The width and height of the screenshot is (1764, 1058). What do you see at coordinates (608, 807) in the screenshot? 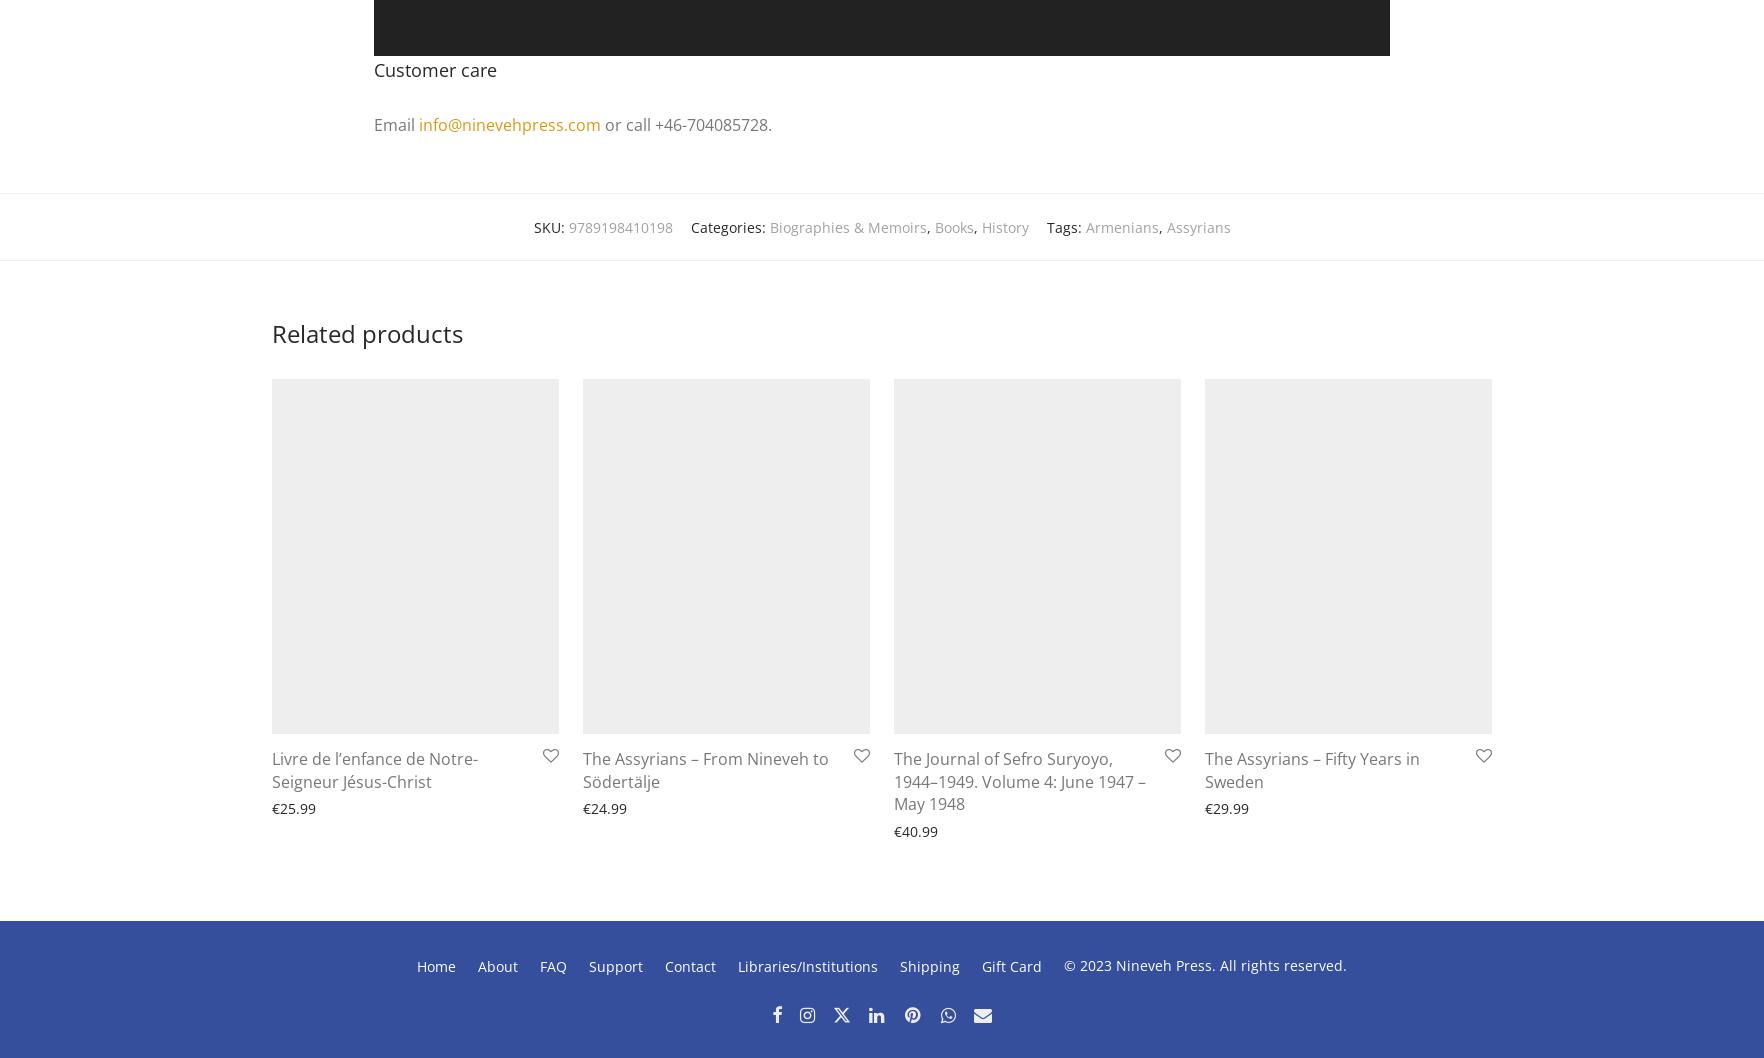
I see `'24.99'` at bounding box center [608, 807].